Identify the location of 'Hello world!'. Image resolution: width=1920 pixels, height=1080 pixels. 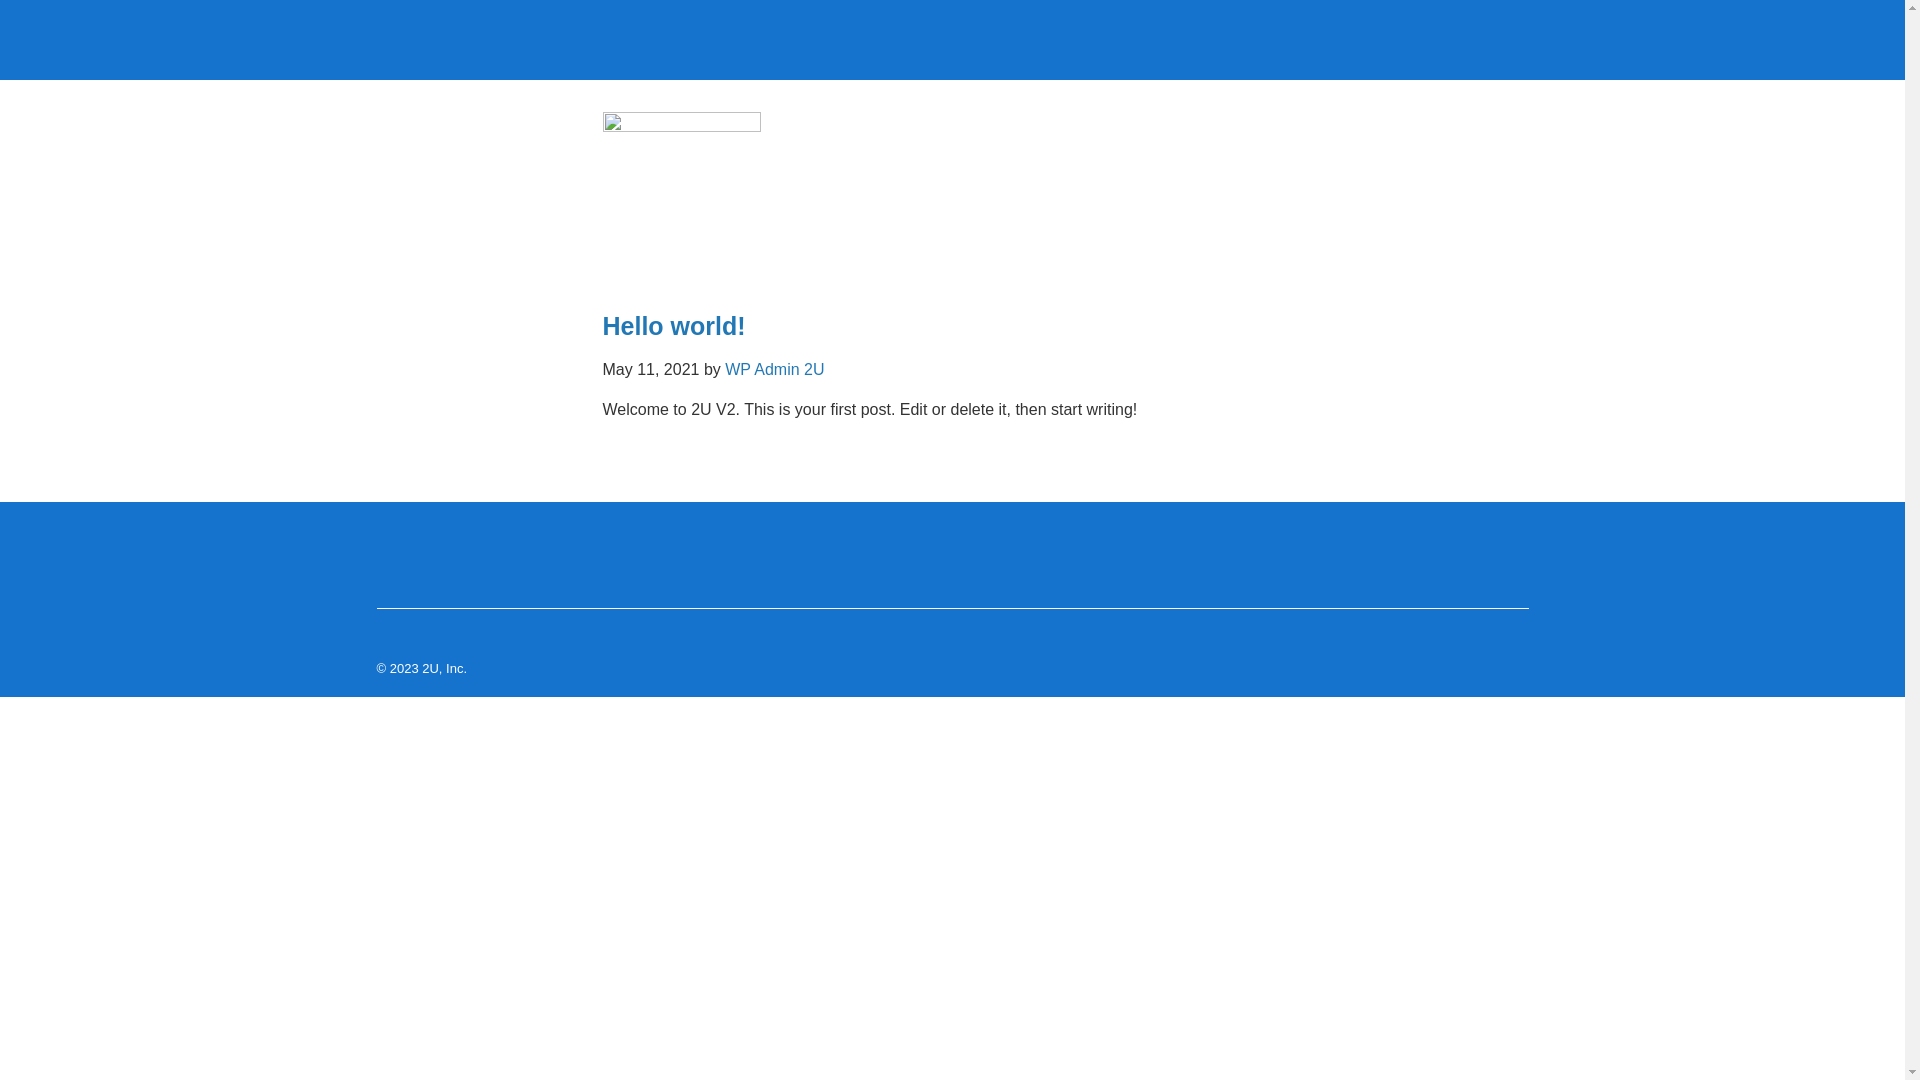
(673, 325).